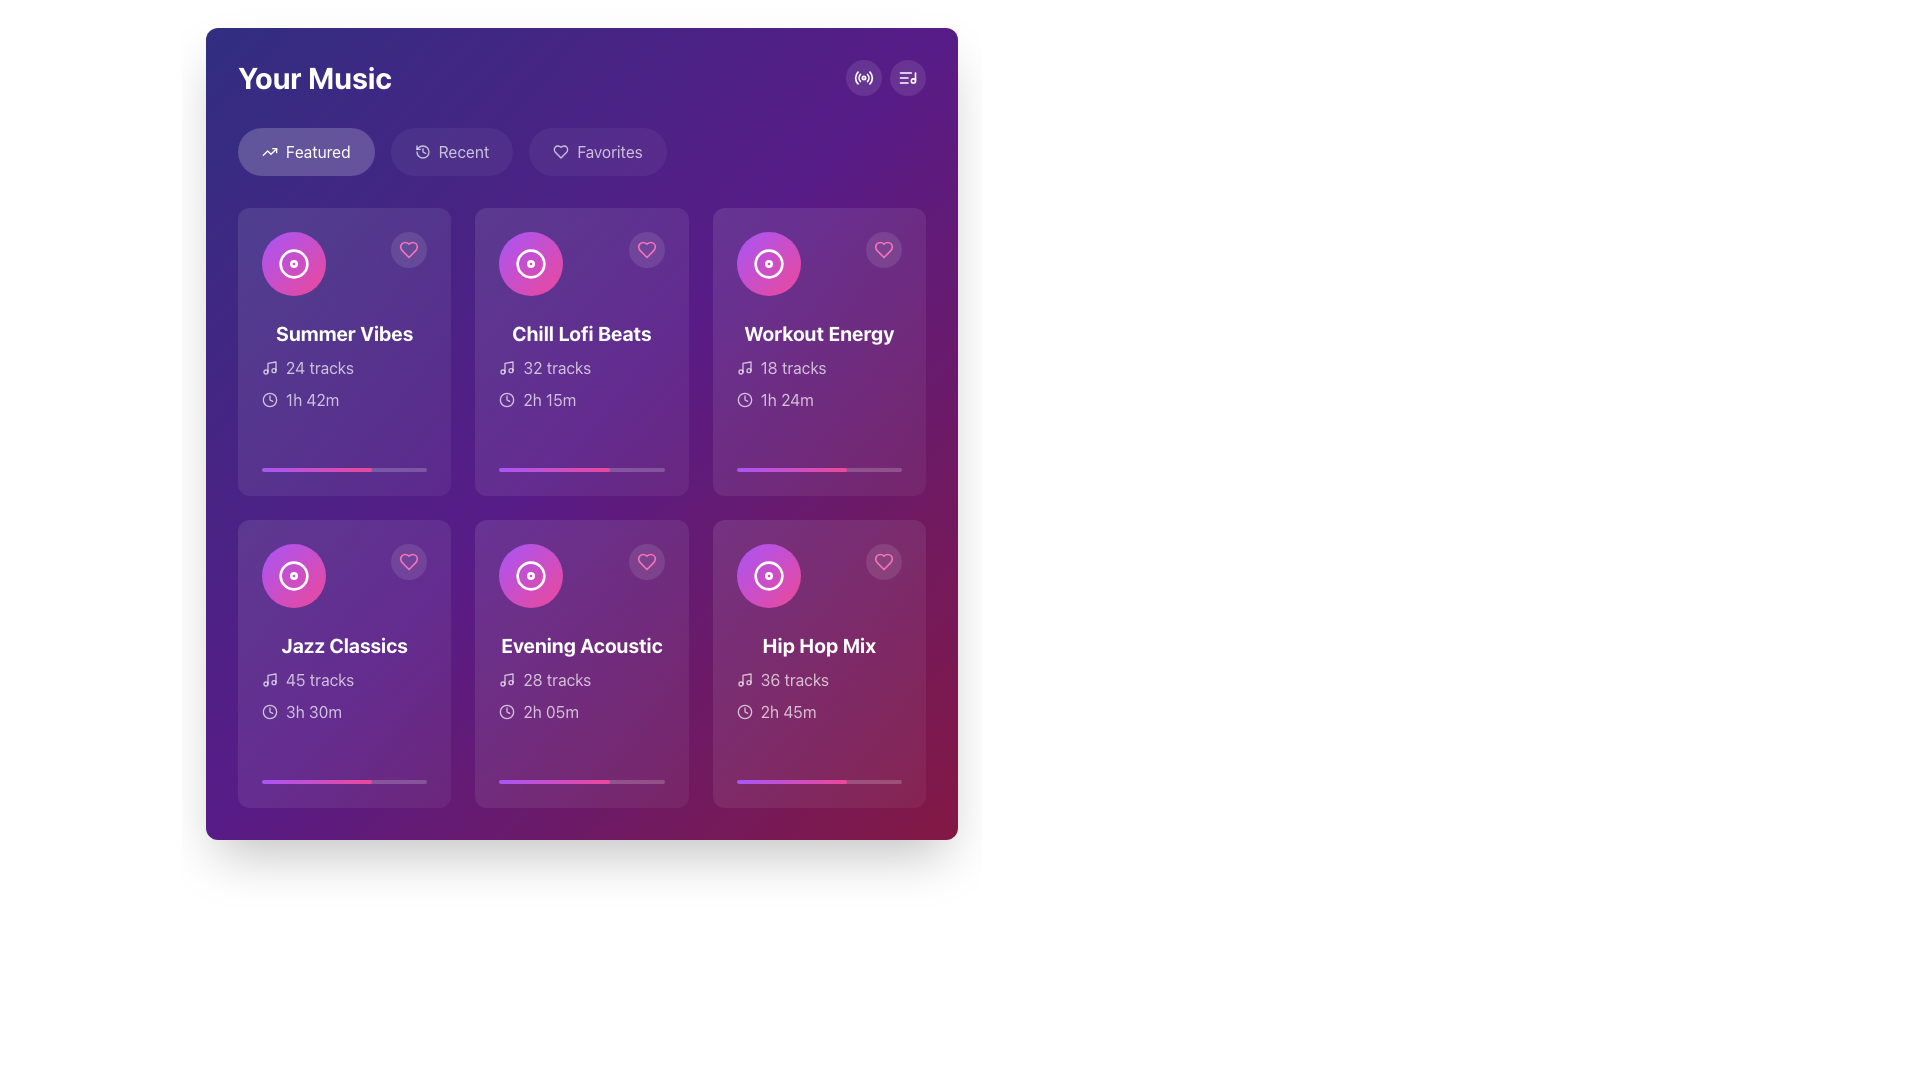 The image size is (1920, 1080). I want to click on the circular button with a gradient background transitioning from purple to pink, which contains a white disc icon in its center, located in the top-left corner of the 'Hip Hop Mix' card, so click(767, 575).